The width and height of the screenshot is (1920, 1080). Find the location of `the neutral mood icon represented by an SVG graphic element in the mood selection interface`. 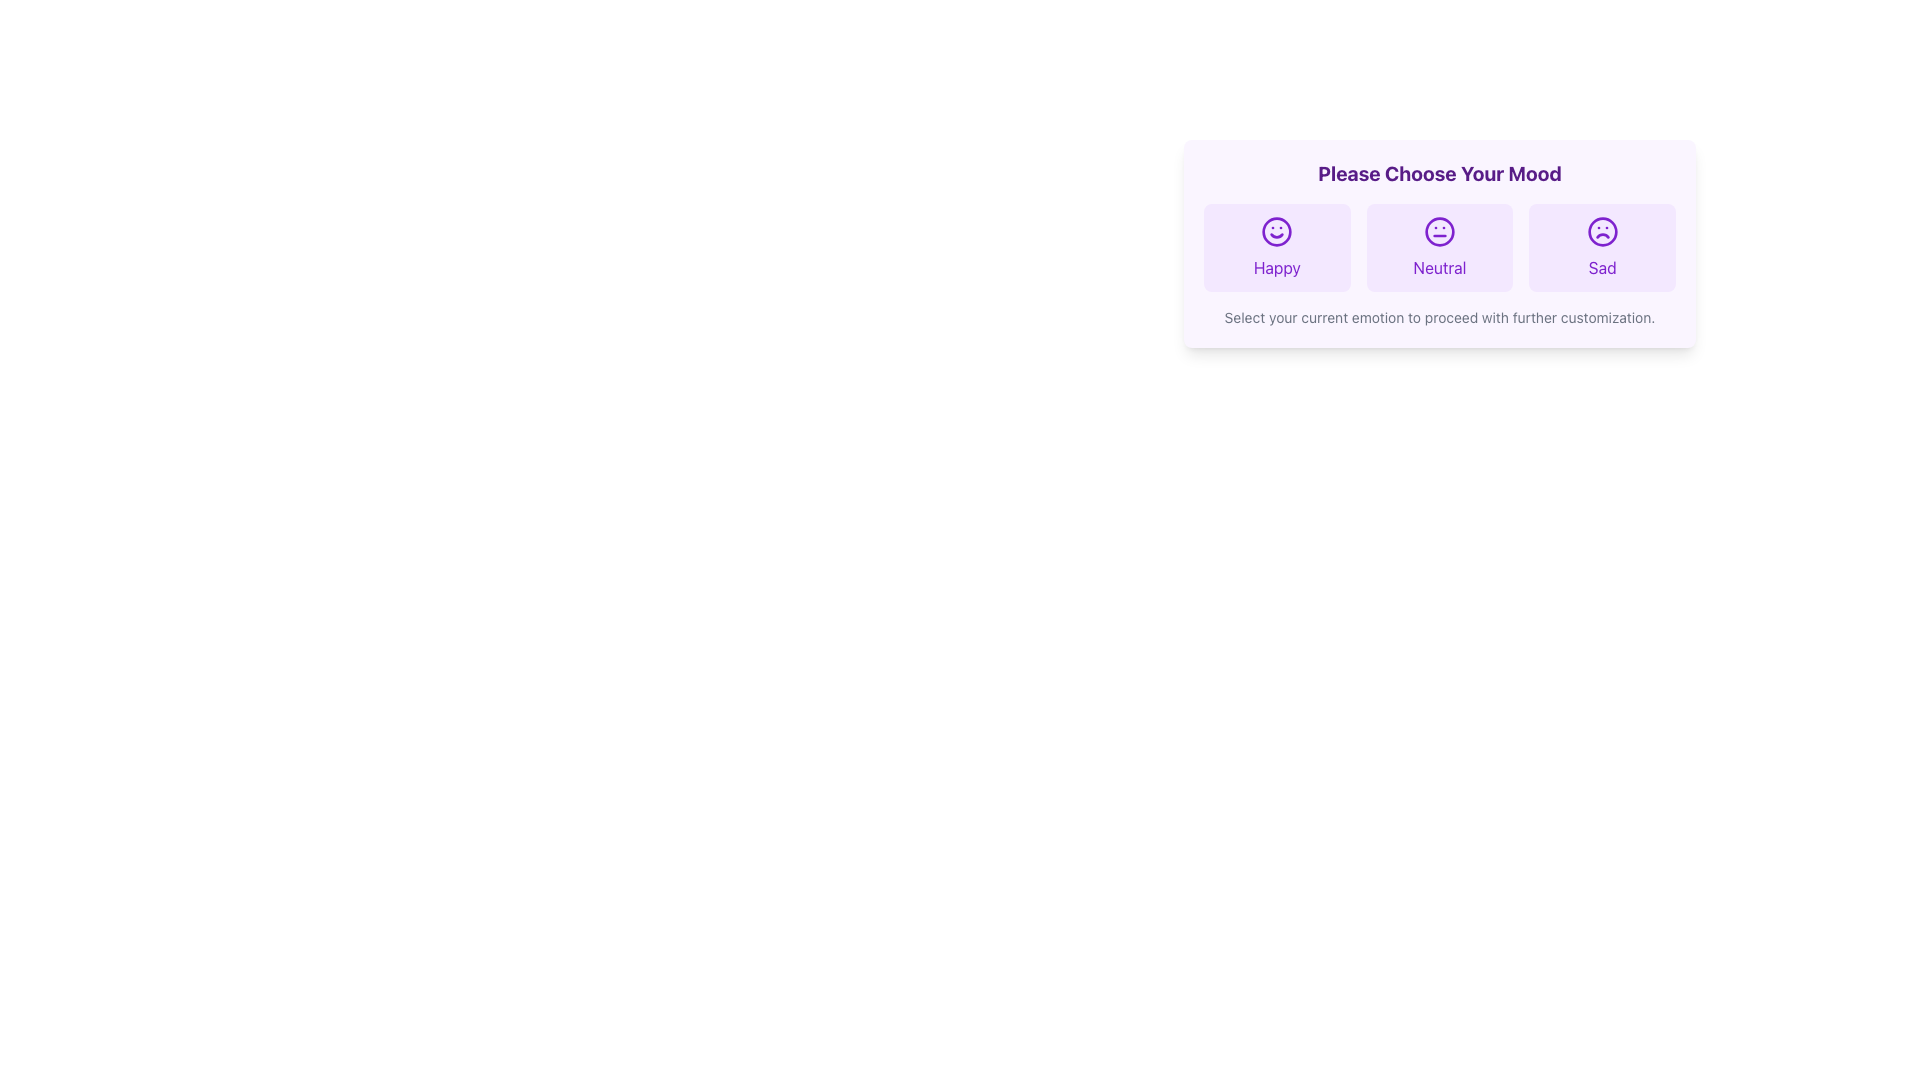

the neutral mood icon represented by an SVG graphic element in the mood selection interface is located at coordinates (1440, 230).